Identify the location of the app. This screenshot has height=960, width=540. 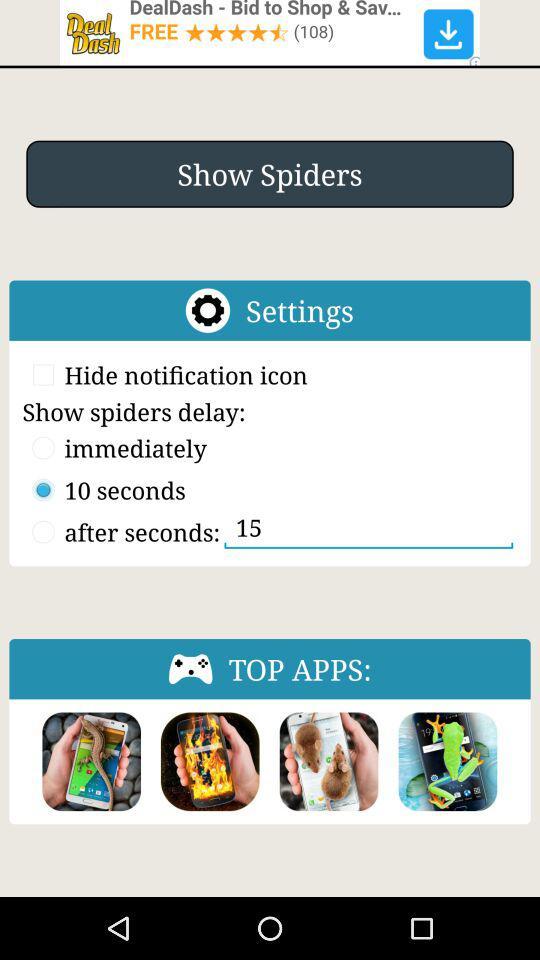
(329, 760).